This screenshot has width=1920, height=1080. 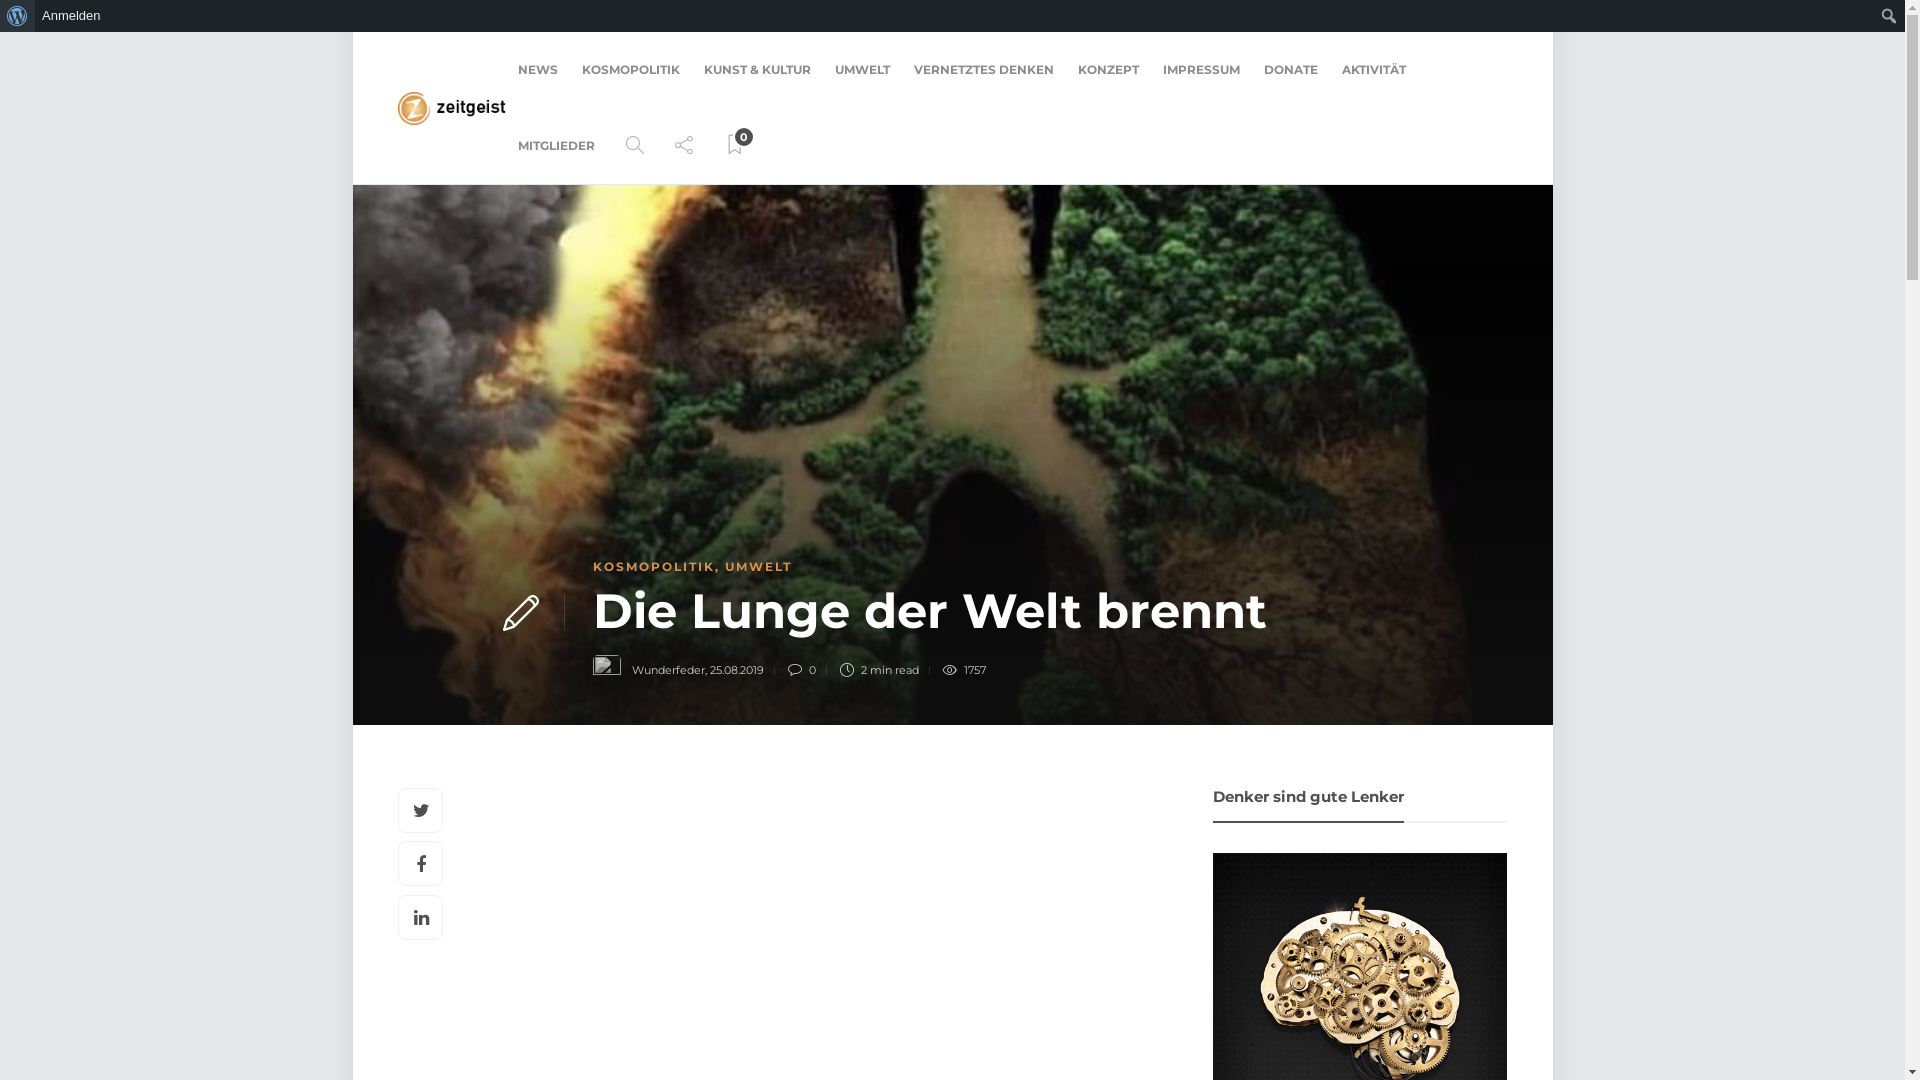 I want to click on 'Wunderfeder', so click(x=668, y=670).